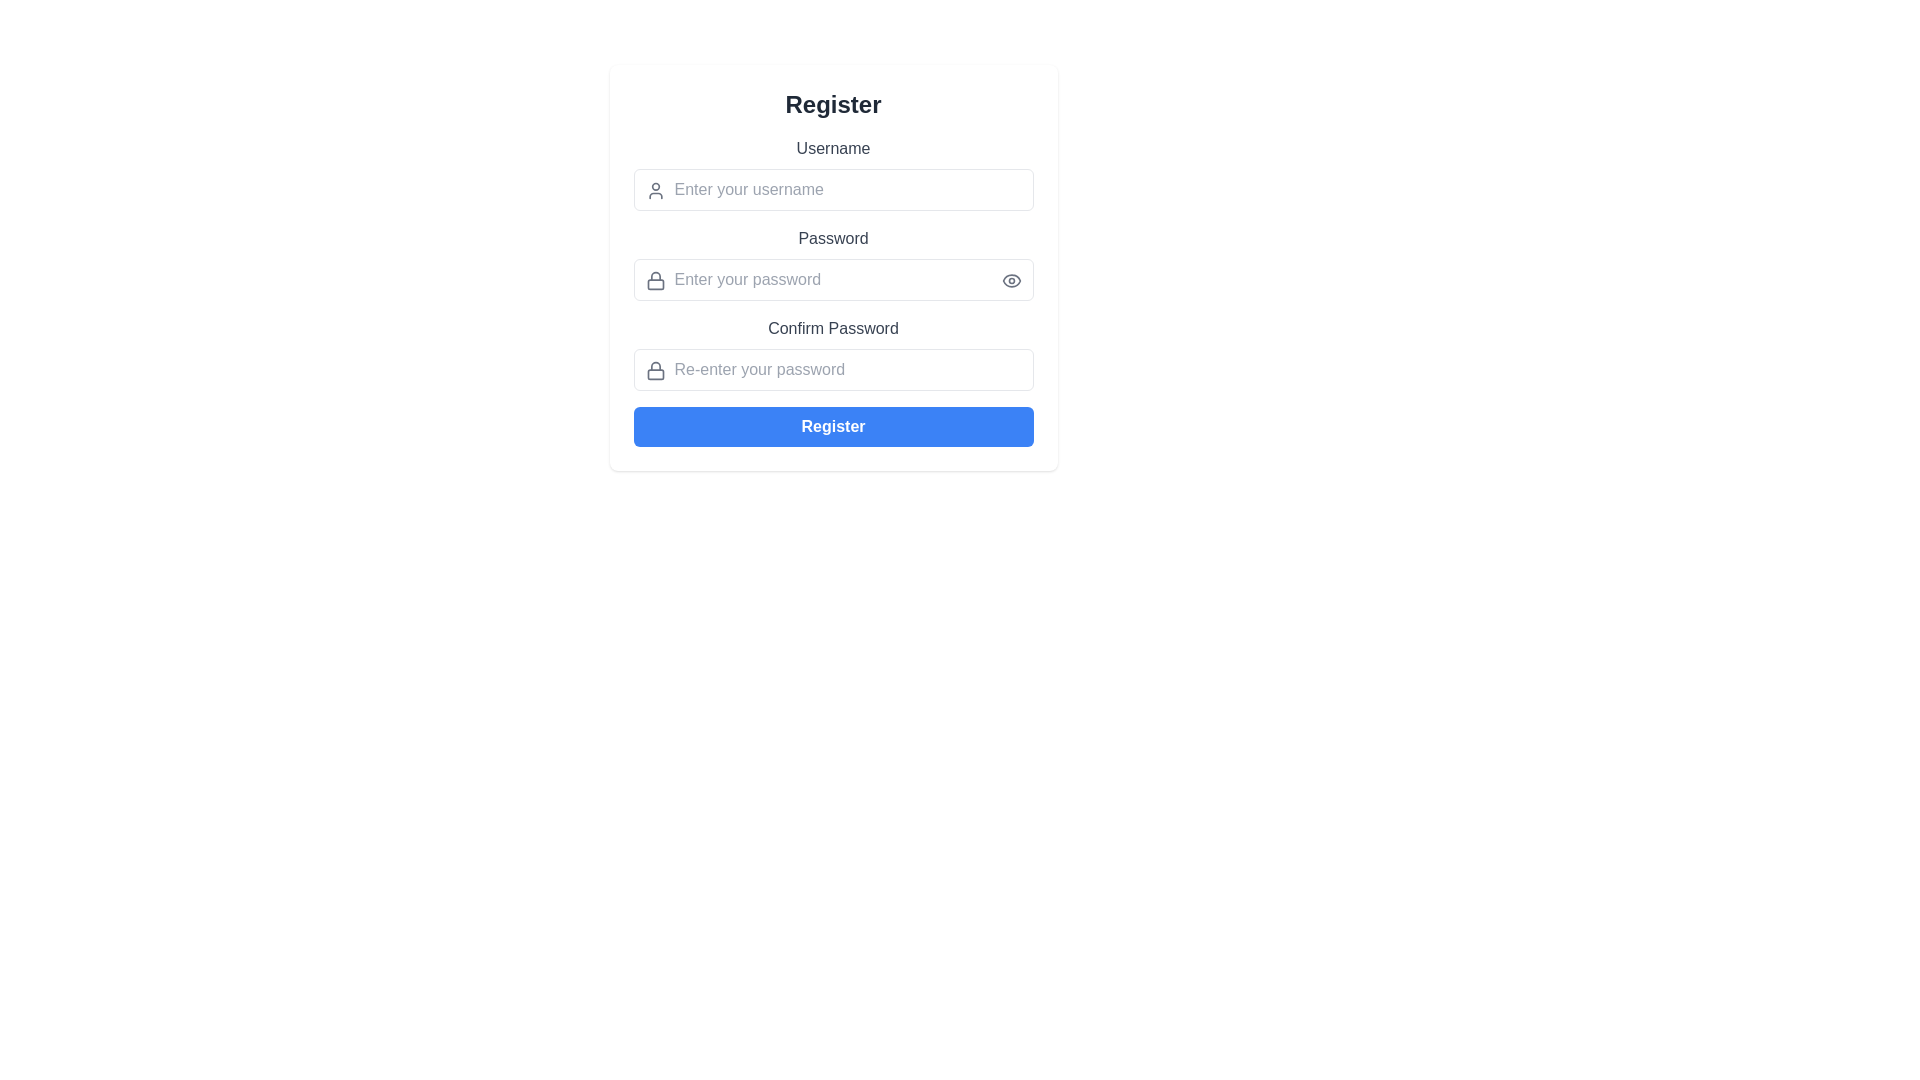  I want to click on the icon located at the left edge of the username input field, which visually represents the purpose of the input, so click(655, 191).